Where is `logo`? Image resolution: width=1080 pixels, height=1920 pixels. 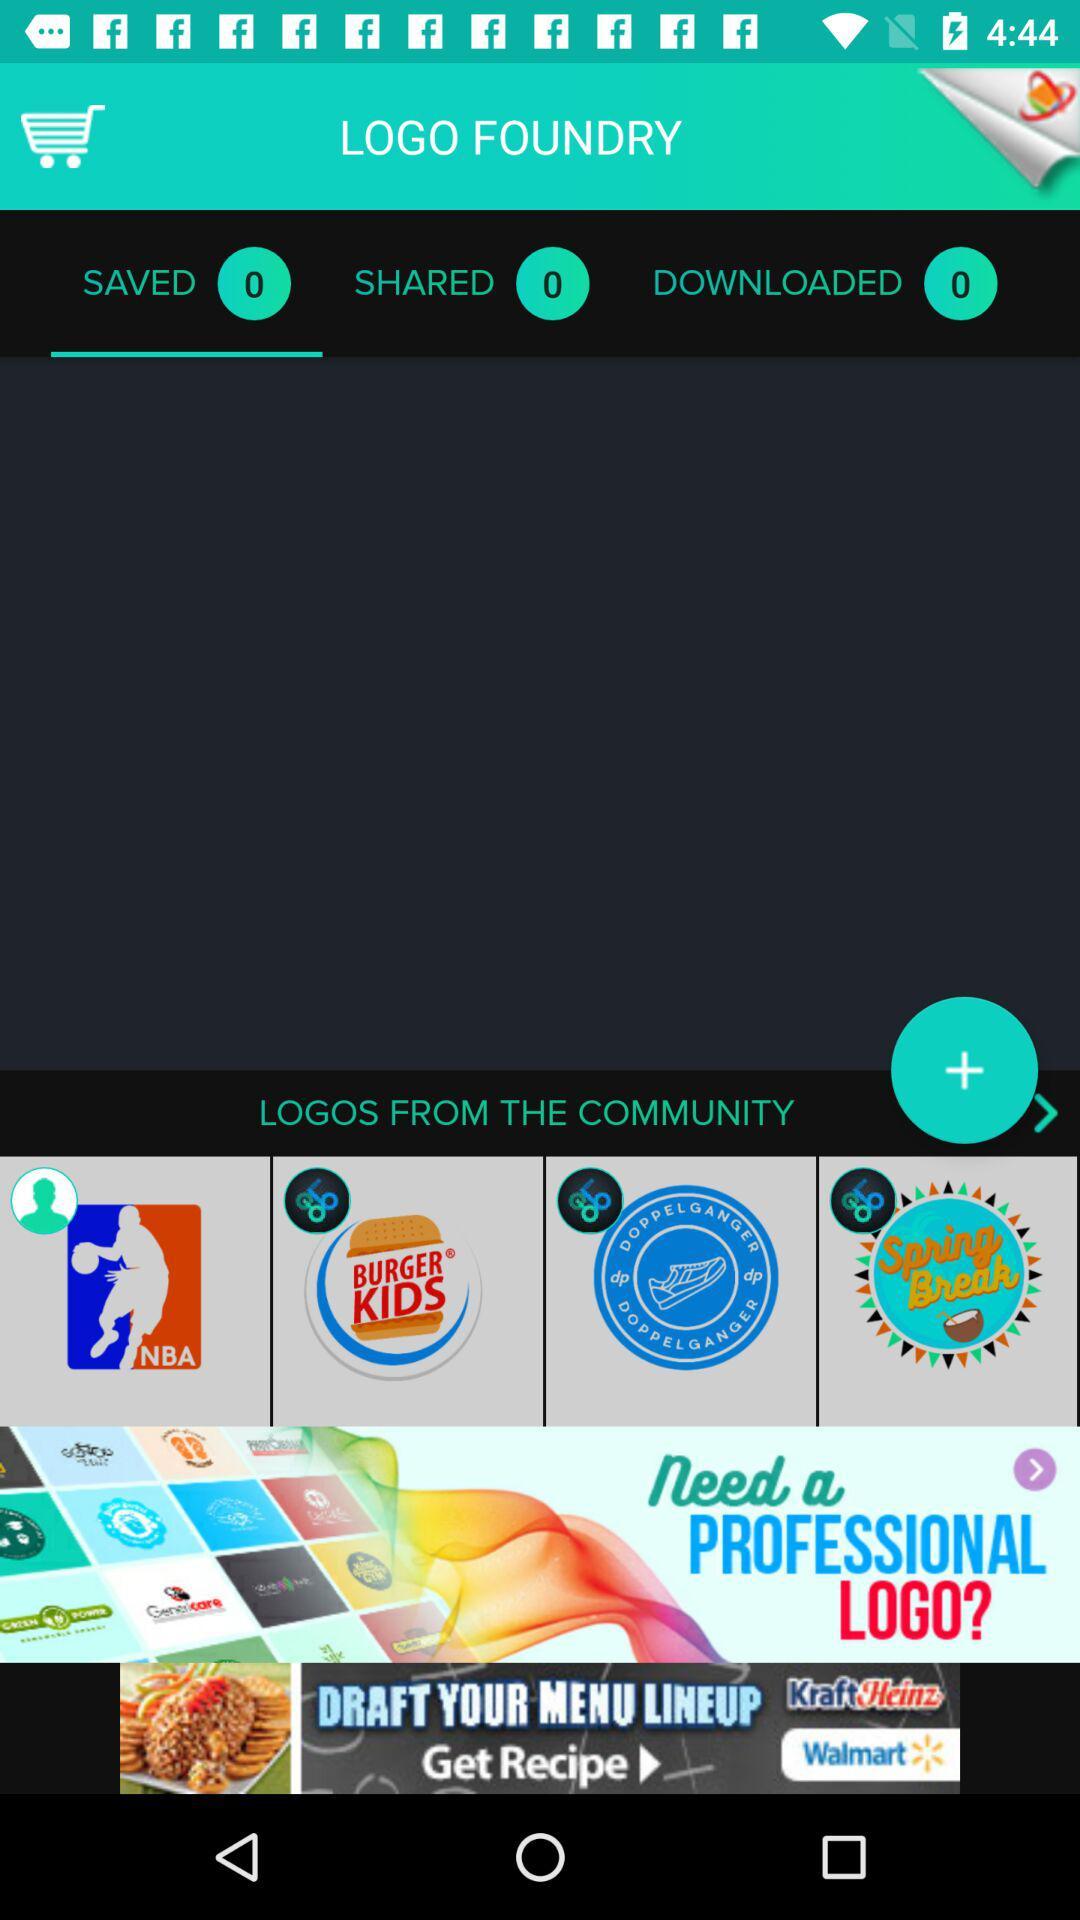
logo is located at coordinates (963, 1069).